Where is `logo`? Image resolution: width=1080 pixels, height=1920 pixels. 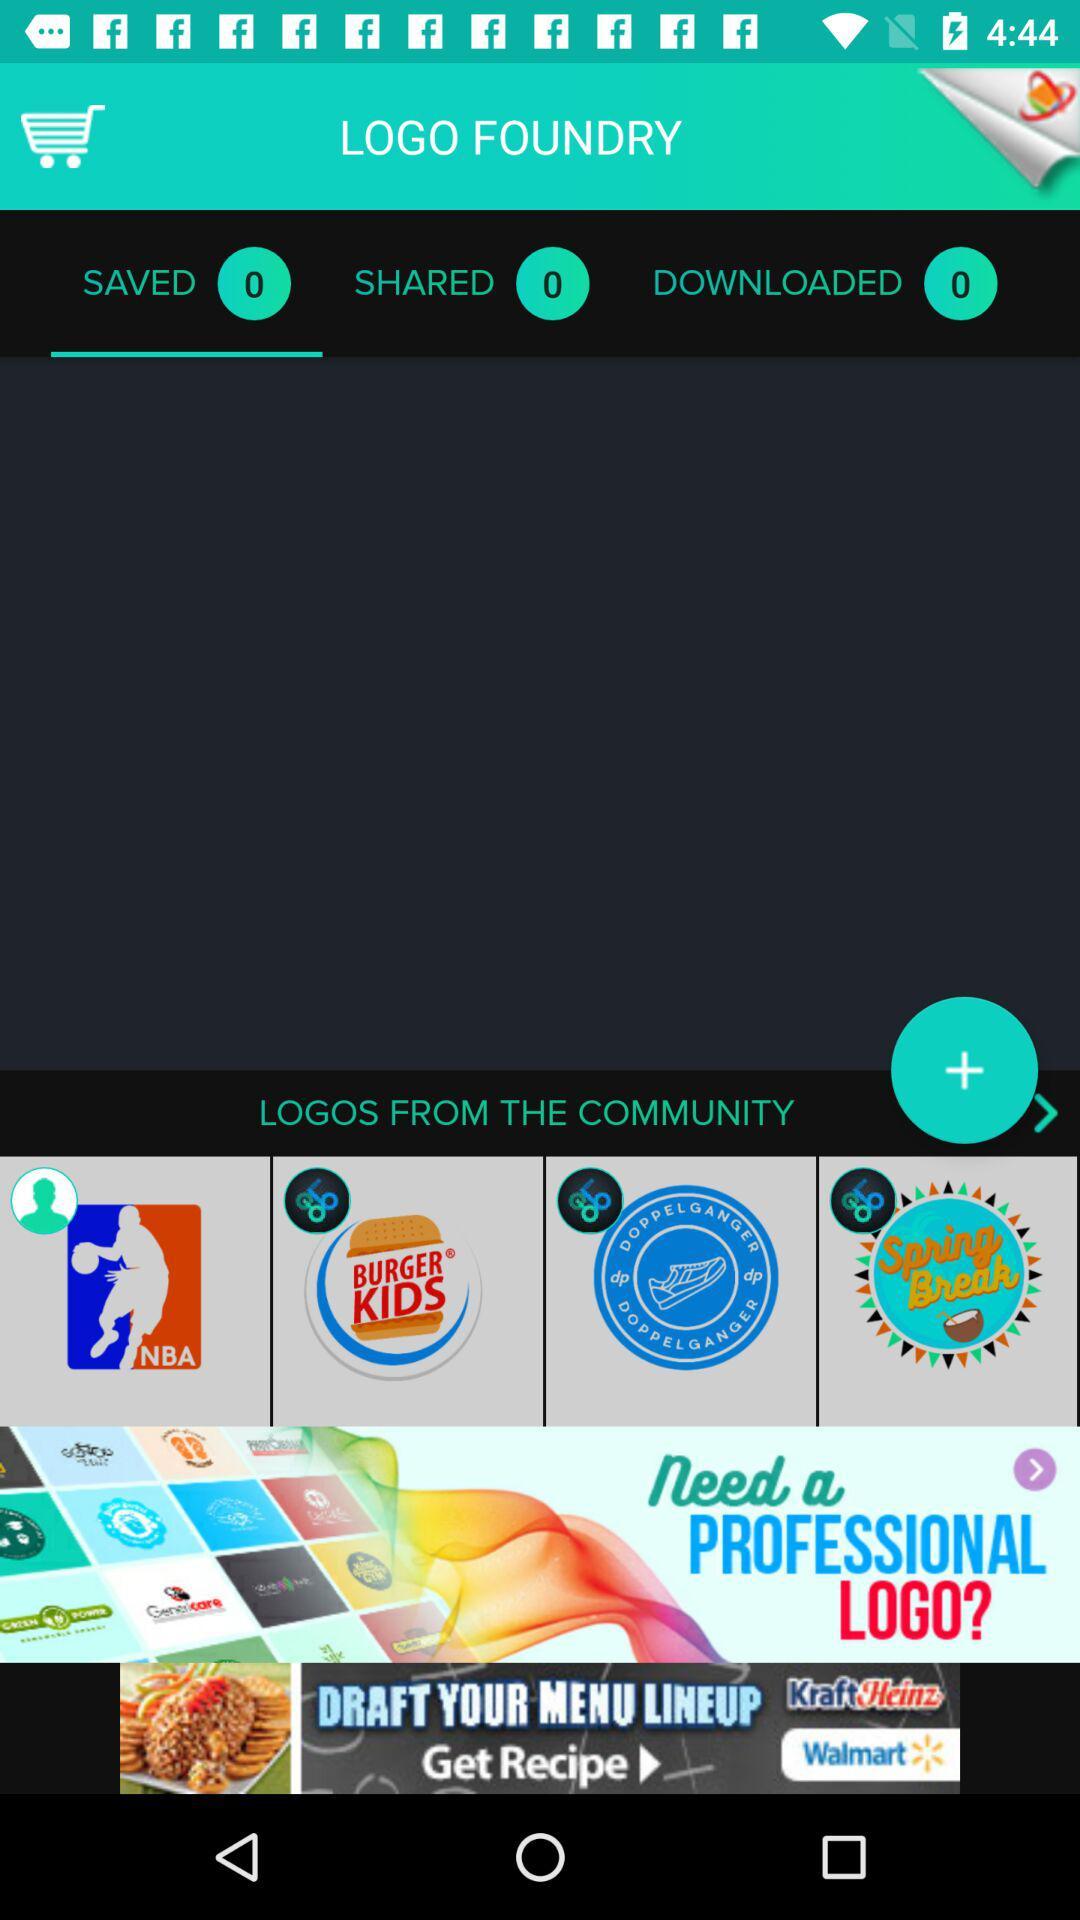
logo is located at coordinates (963, 1069).